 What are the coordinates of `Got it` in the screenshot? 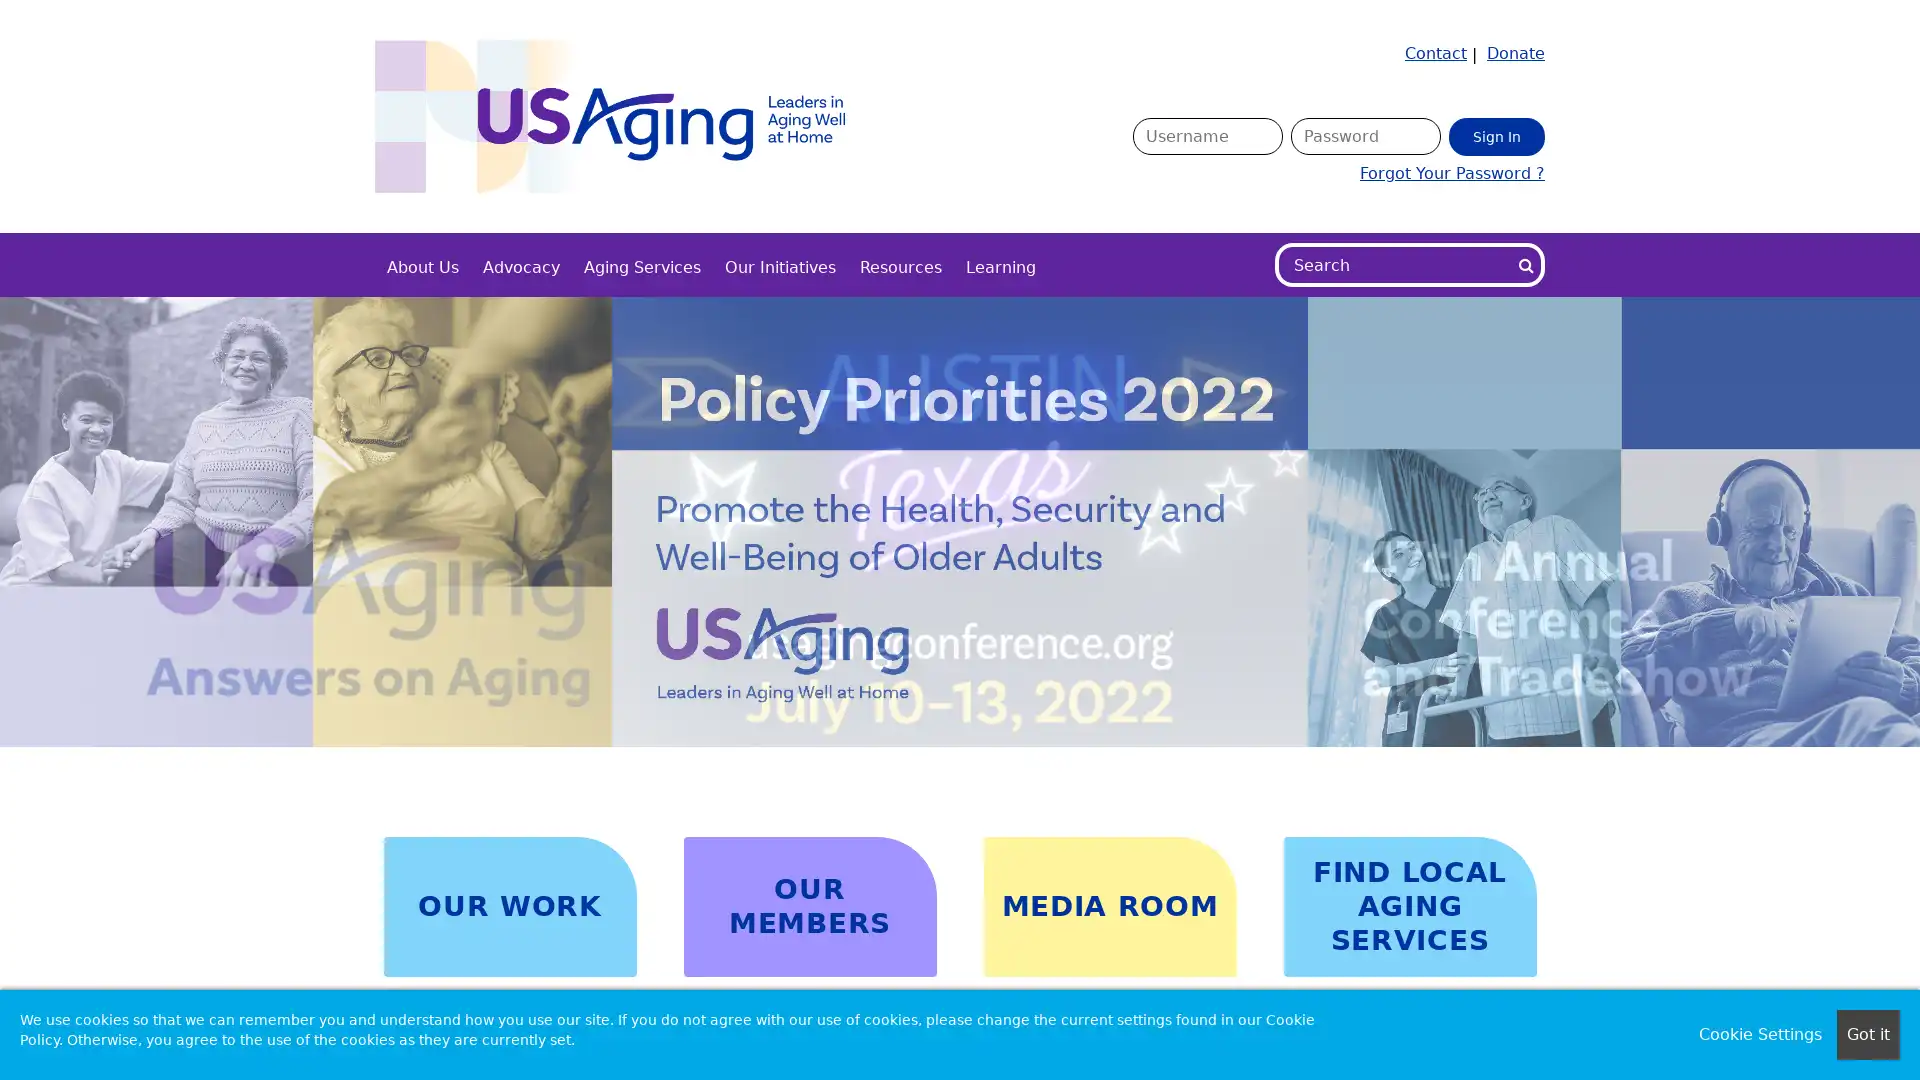 It's located at (1867, 1034).